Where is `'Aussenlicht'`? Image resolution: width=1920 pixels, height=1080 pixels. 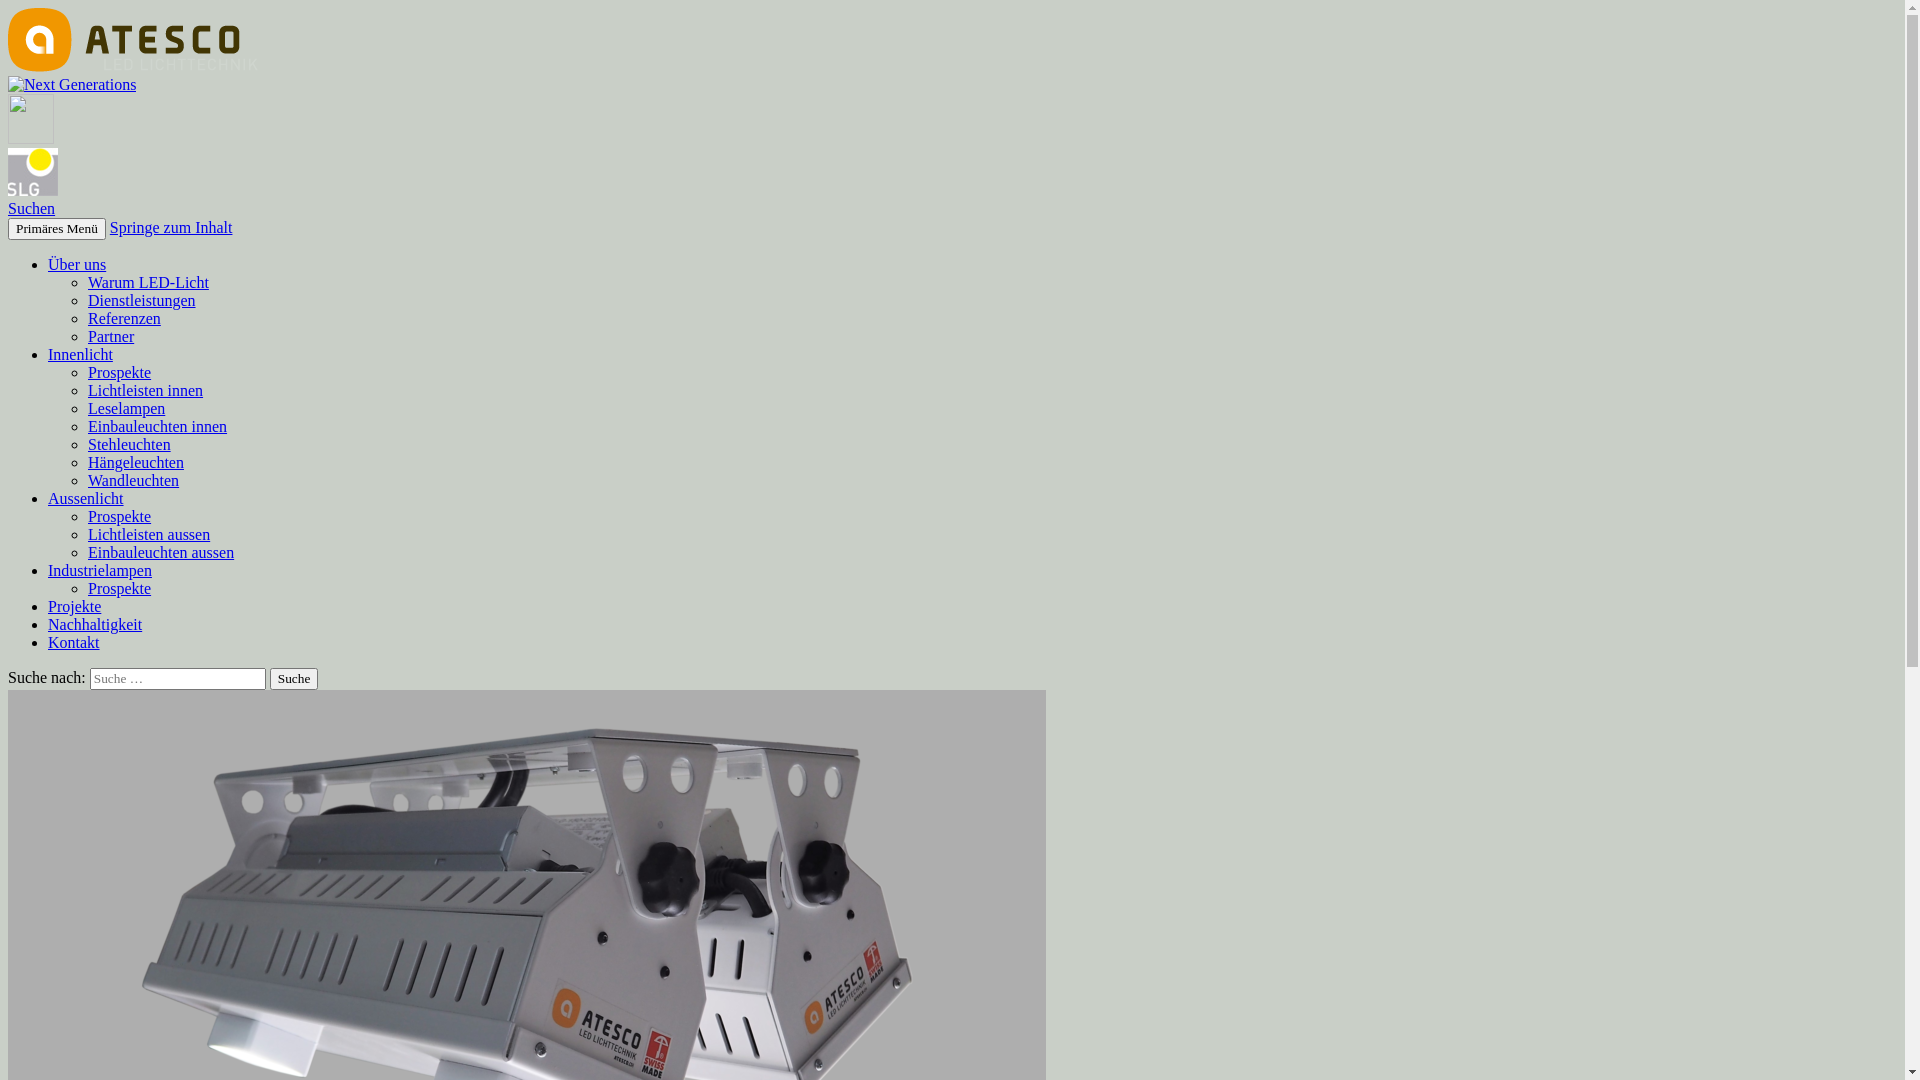
'Aussenlicht' is located at coordinates (85, 497).